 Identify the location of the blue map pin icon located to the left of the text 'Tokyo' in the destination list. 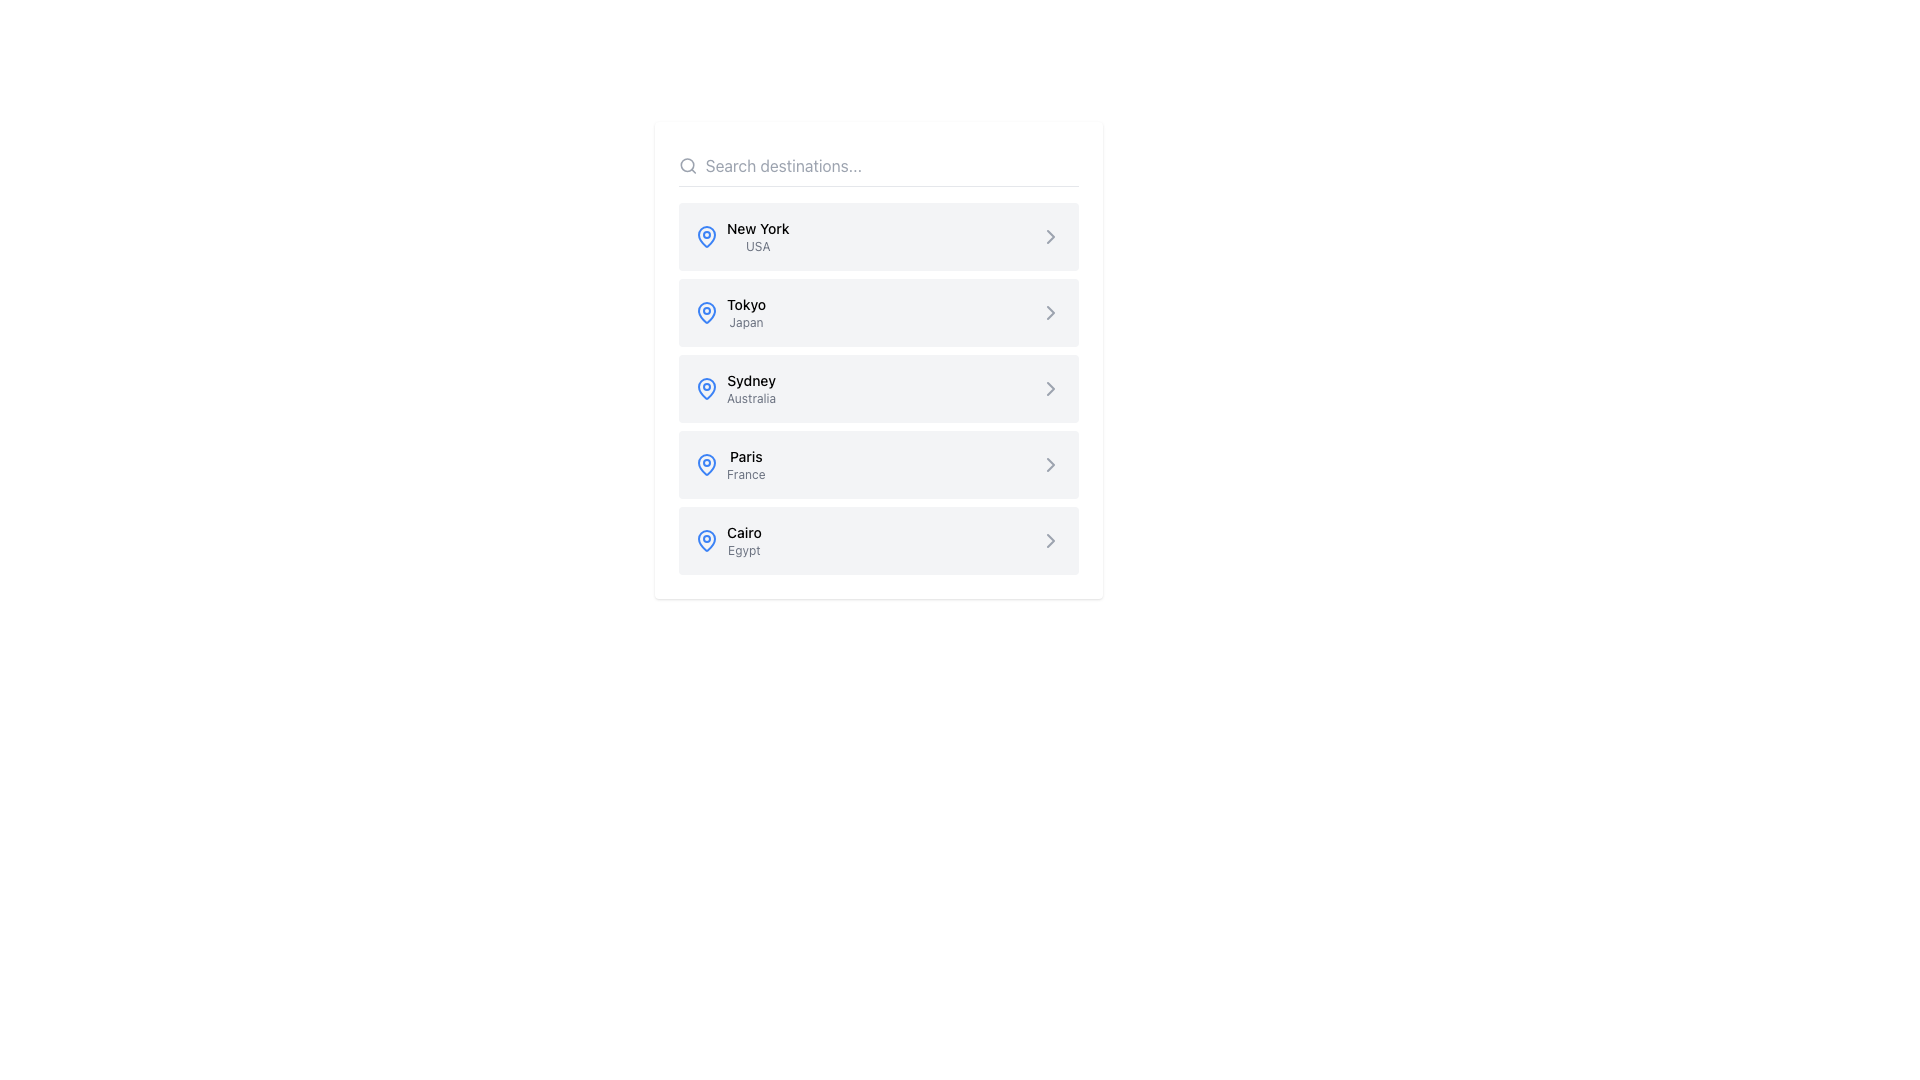
(706, 312).